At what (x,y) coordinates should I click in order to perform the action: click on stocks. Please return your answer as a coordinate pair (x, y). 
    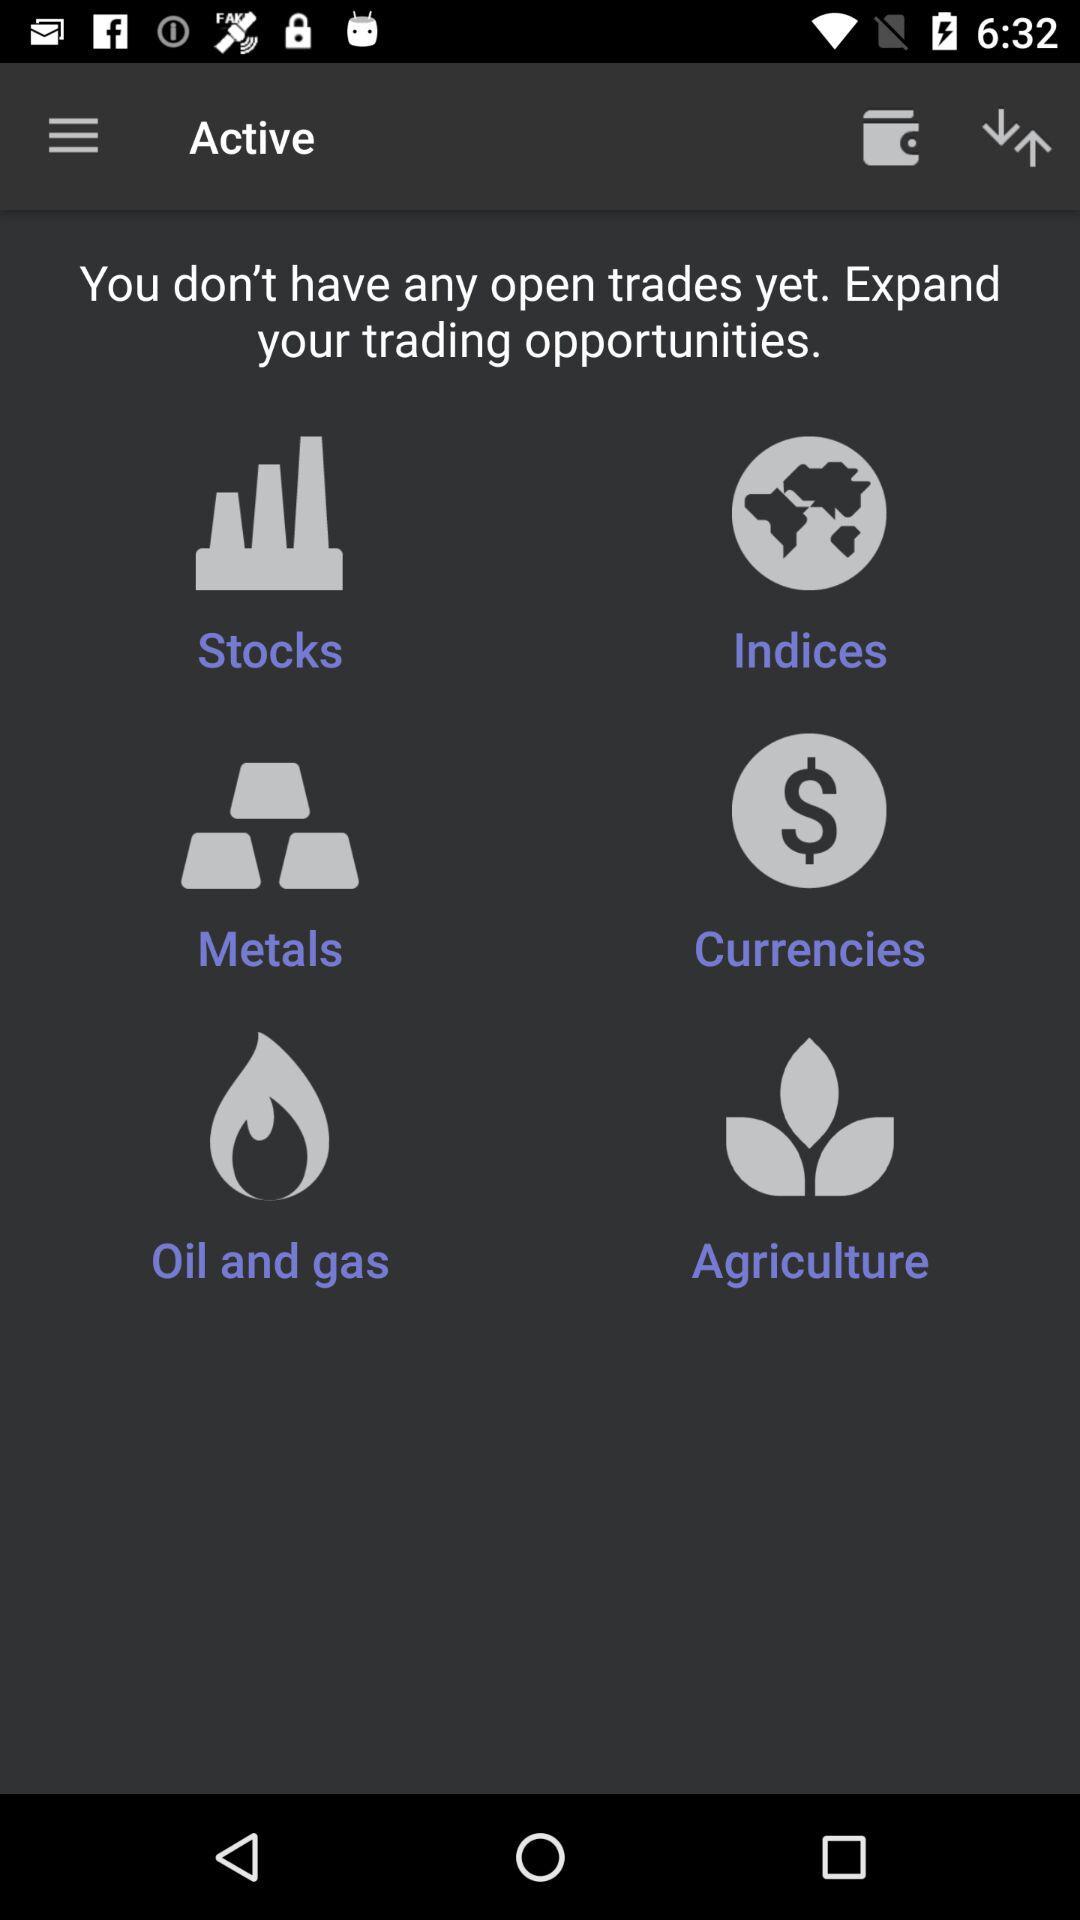
    Looking at the image, I should click on (270, 558).